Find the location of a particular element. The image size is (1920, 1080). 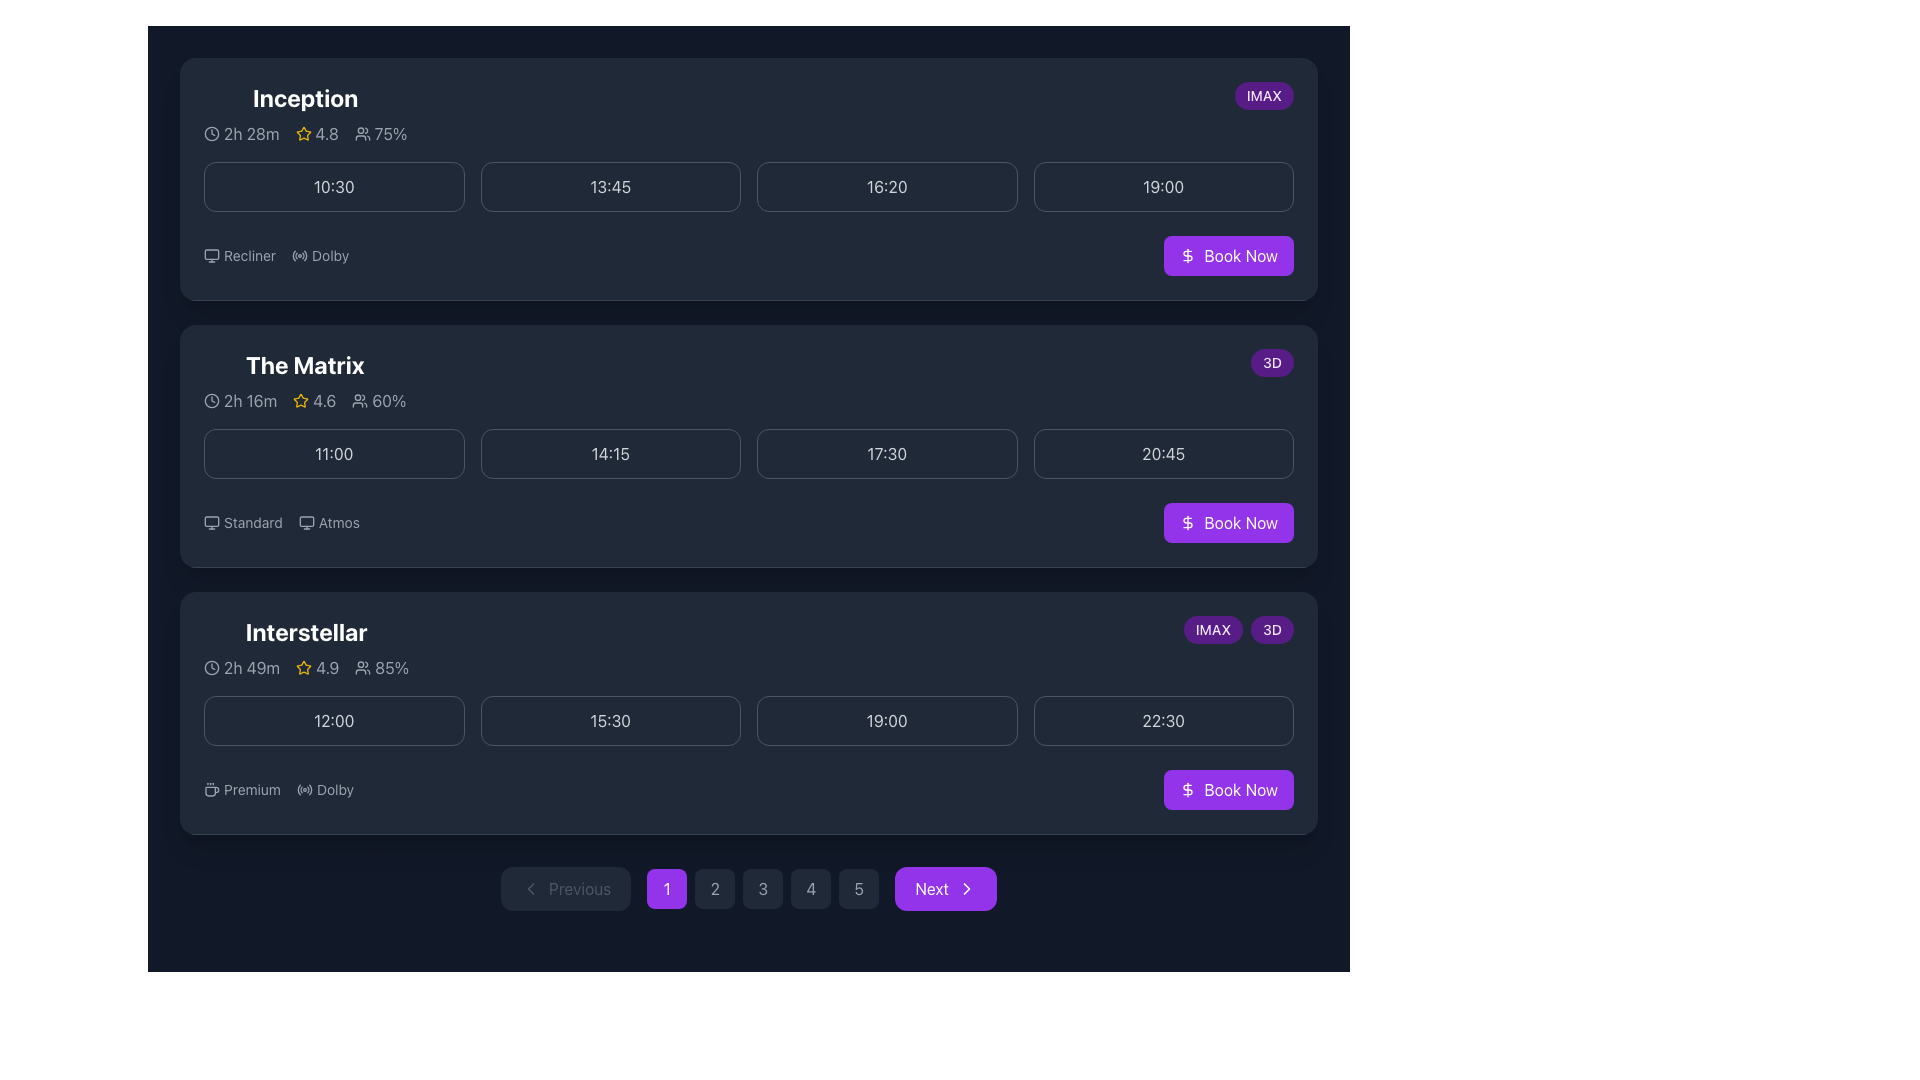

the purple button labeled 'Book Now' surrounding the dollar sign icon to book a ticket is located at coordinates (1188, 789).